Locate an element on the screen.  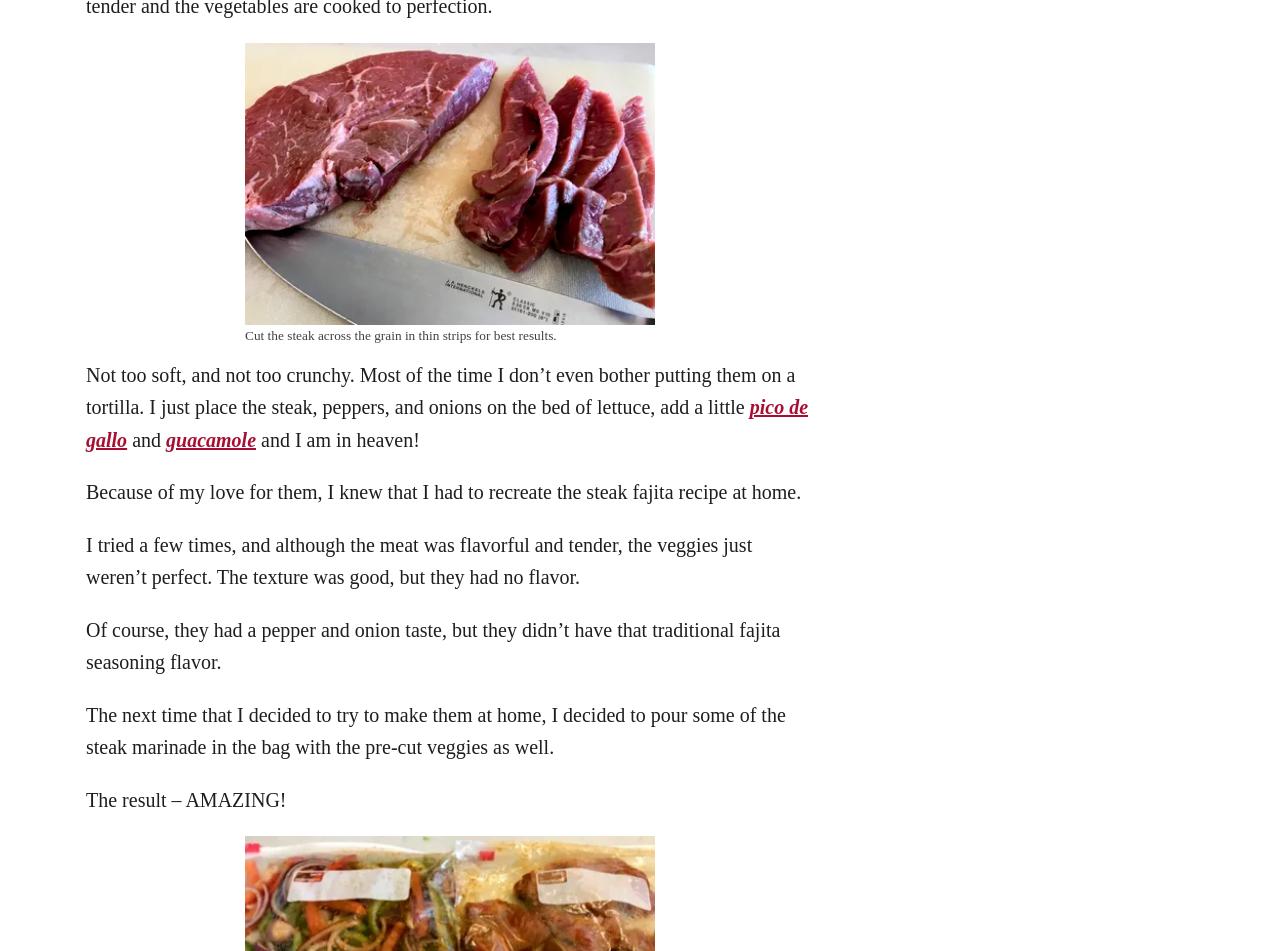
'I tried a few times, and although the meat was flavorful and tender, the veggies just weren’t perfect. The texture was good, but they had no flavor.' is located at coordinates (417, 559).